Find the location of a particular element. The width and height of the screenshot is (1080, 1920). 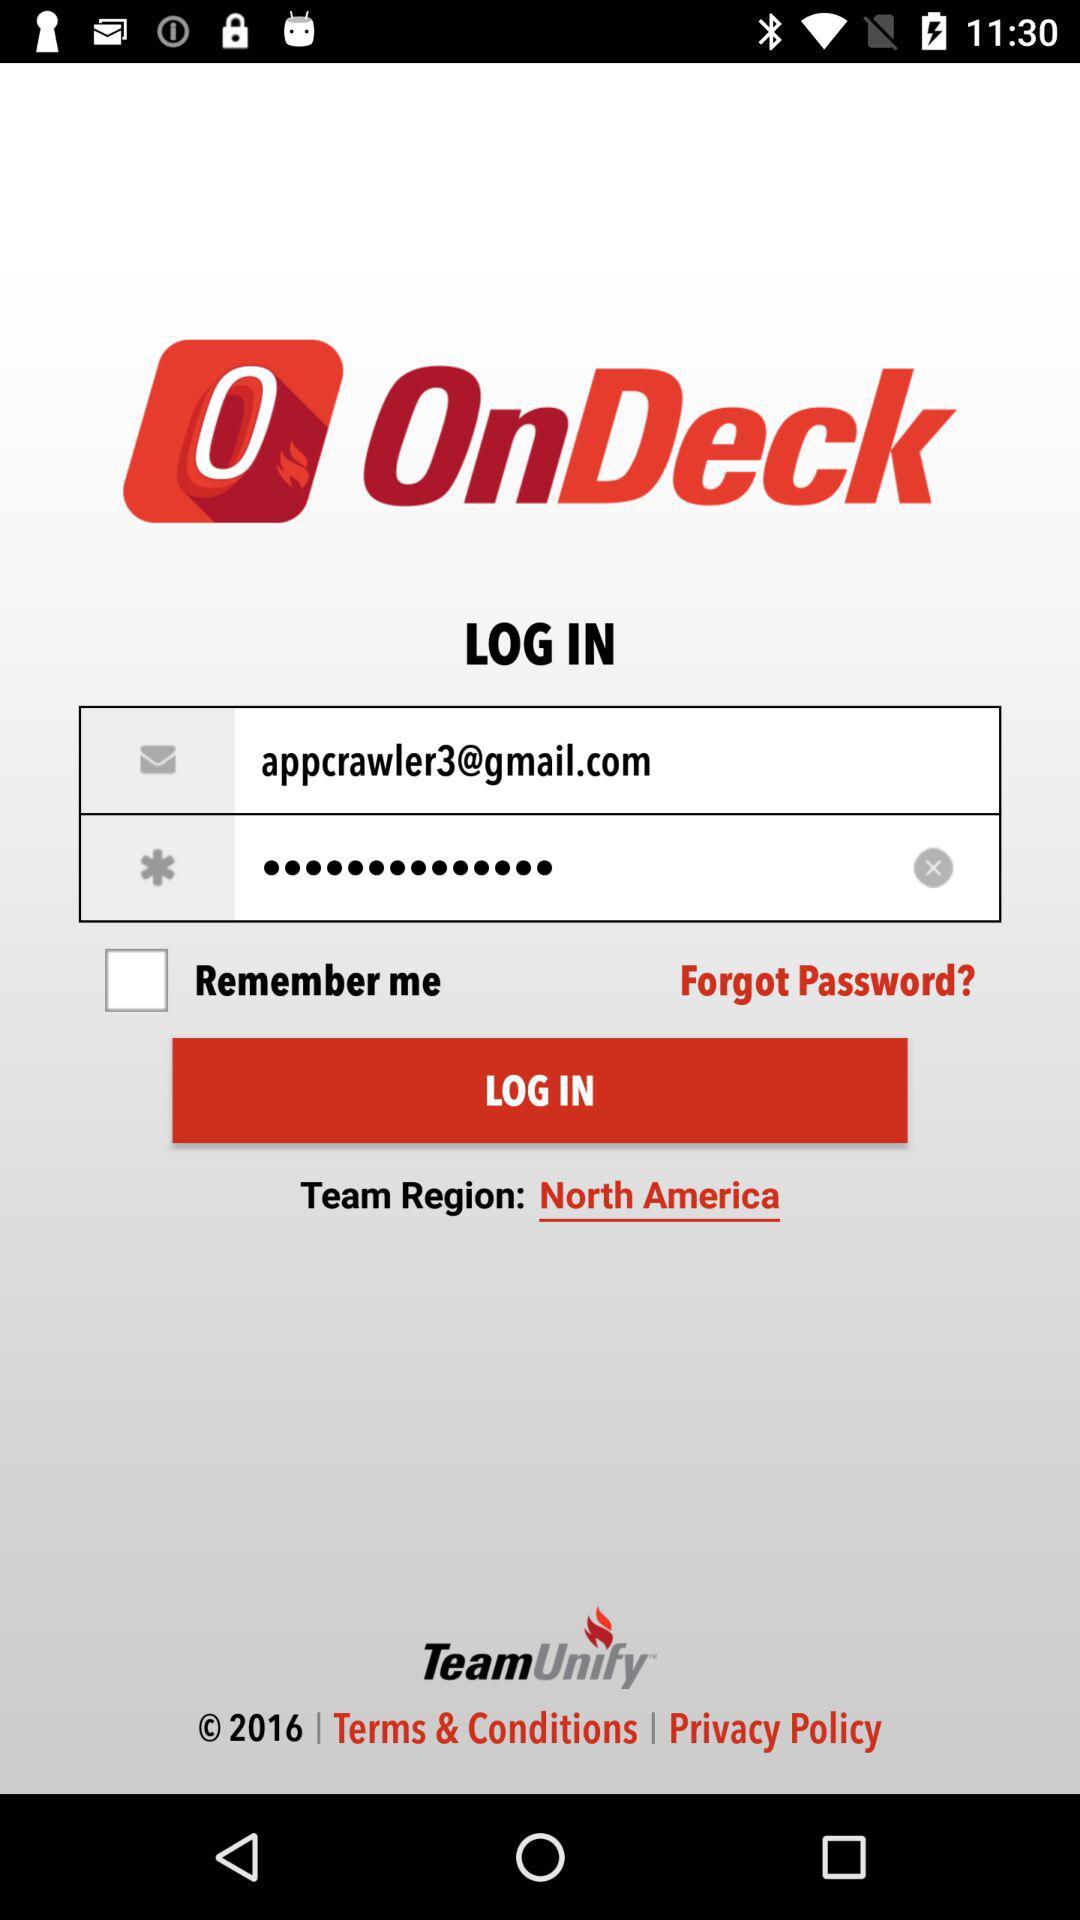

remember login for next time is located at coordinates (135, 980).